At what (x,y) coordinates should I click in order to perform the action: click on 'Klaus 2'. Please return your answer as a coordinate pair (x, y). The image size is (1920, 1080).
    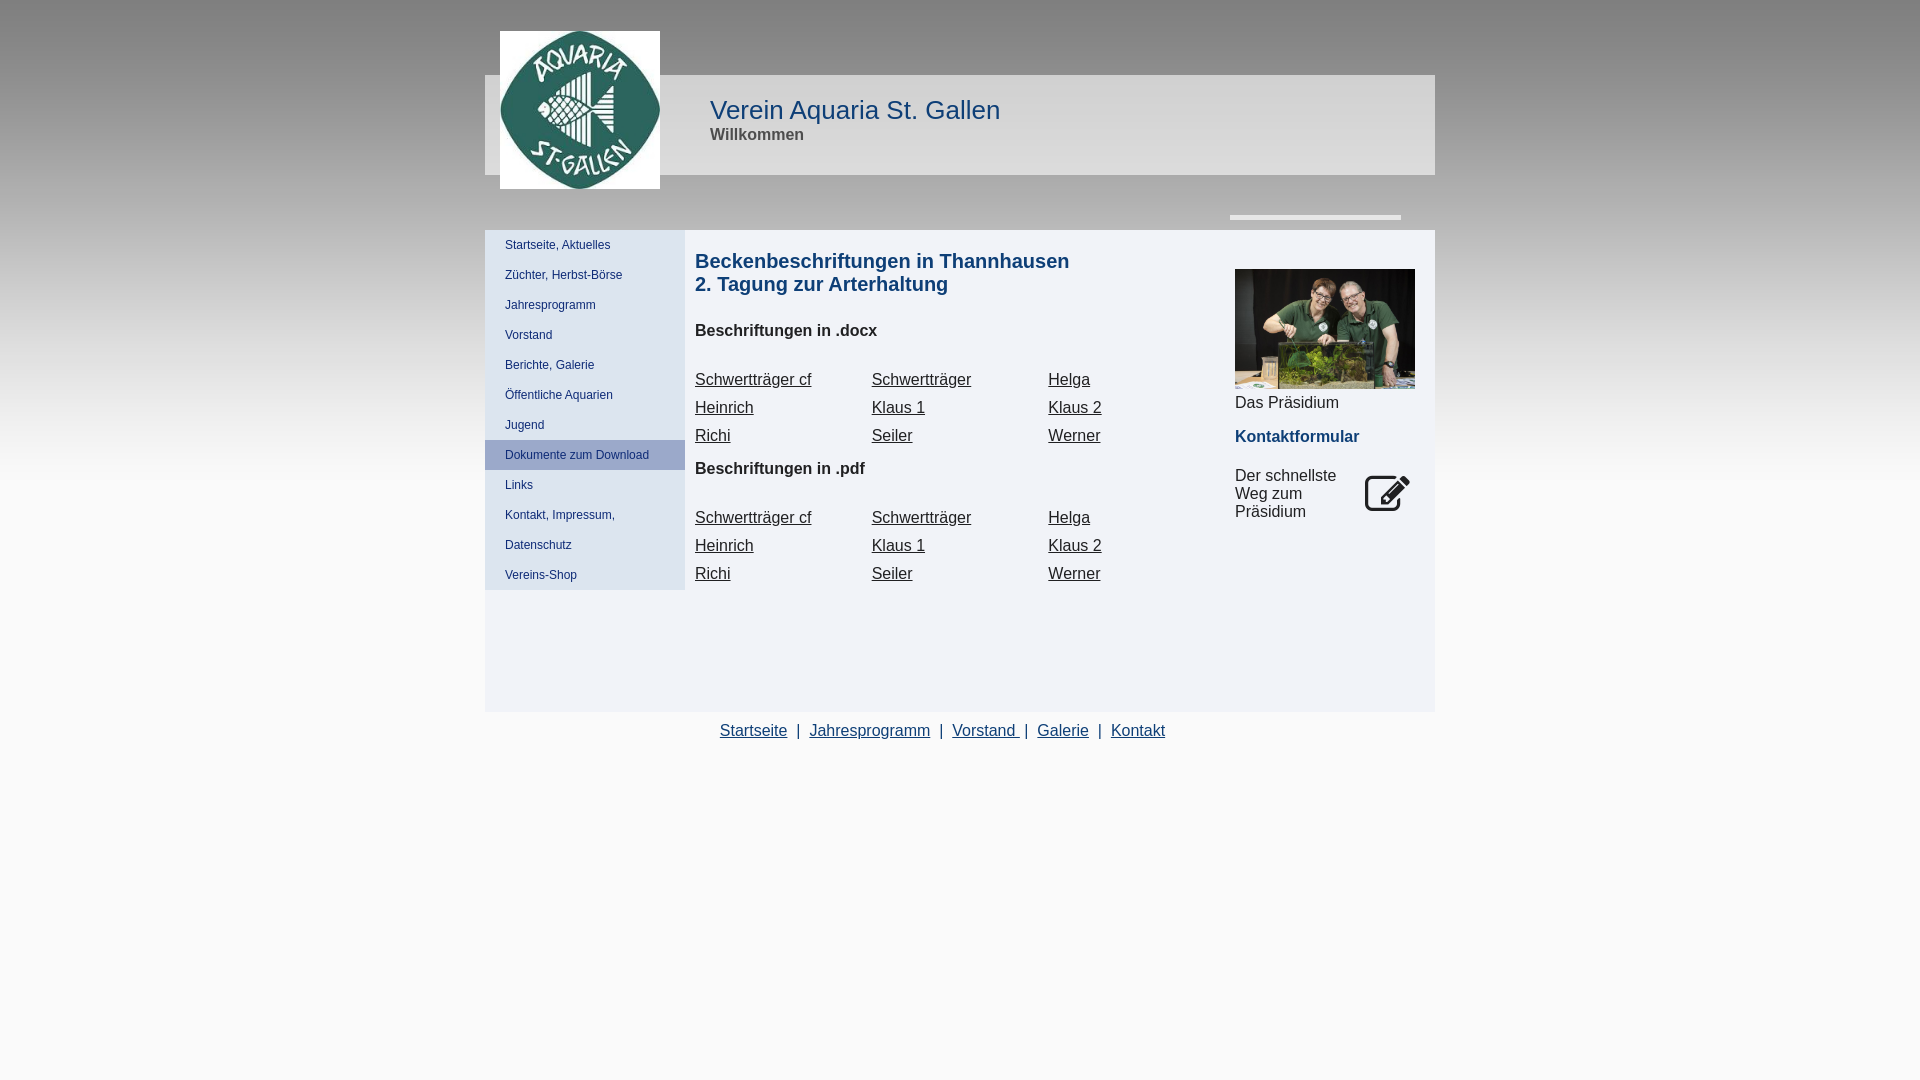
    Looking at the image, I should click on (1073, 406).